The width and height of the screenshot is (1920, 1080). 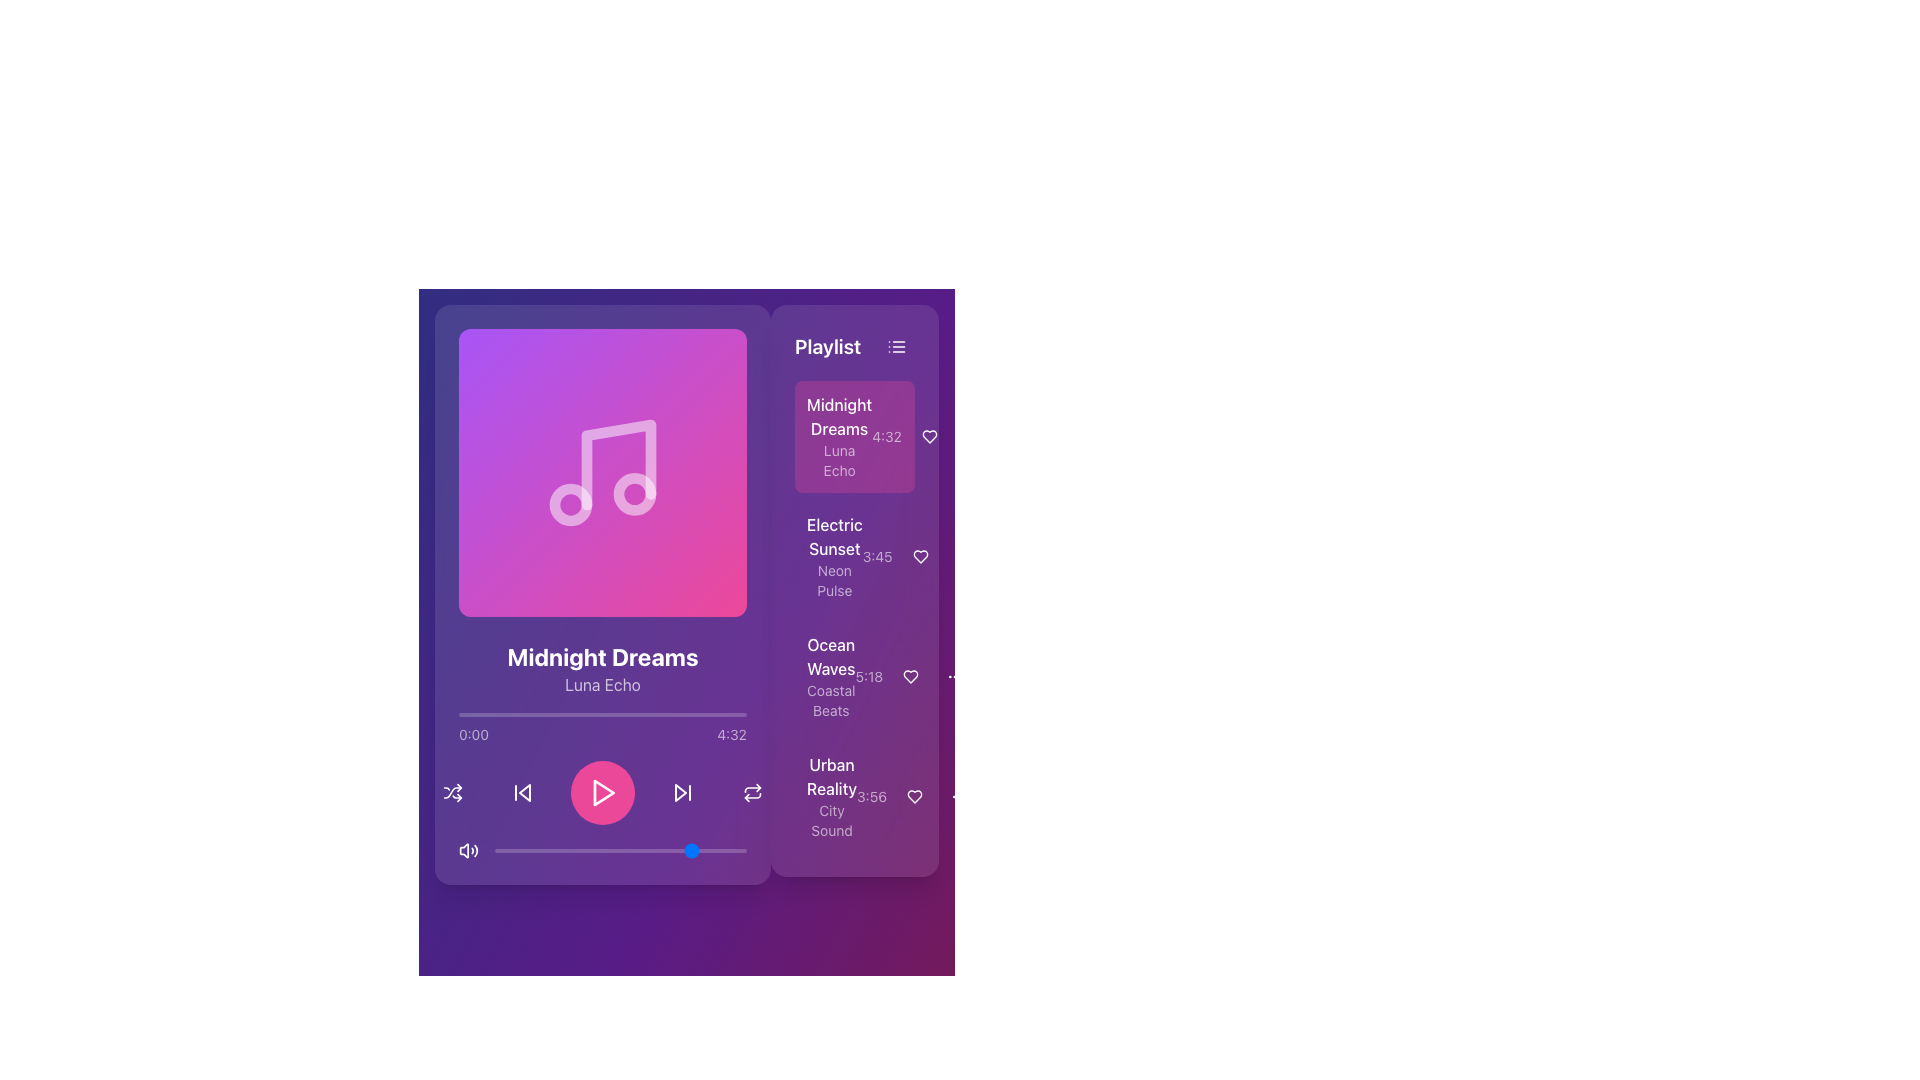 What do you see at coordinates (912, 676) in the screenshot?
I see `the heart icon to mark 'Ocean Waves' as a favorite. This icon is the second interactive button in the controls row of the 'Ocean Waves - Coastal Beats' song entry, located between the duration text and an ellipsis icon` at bounding box center [912, 676].